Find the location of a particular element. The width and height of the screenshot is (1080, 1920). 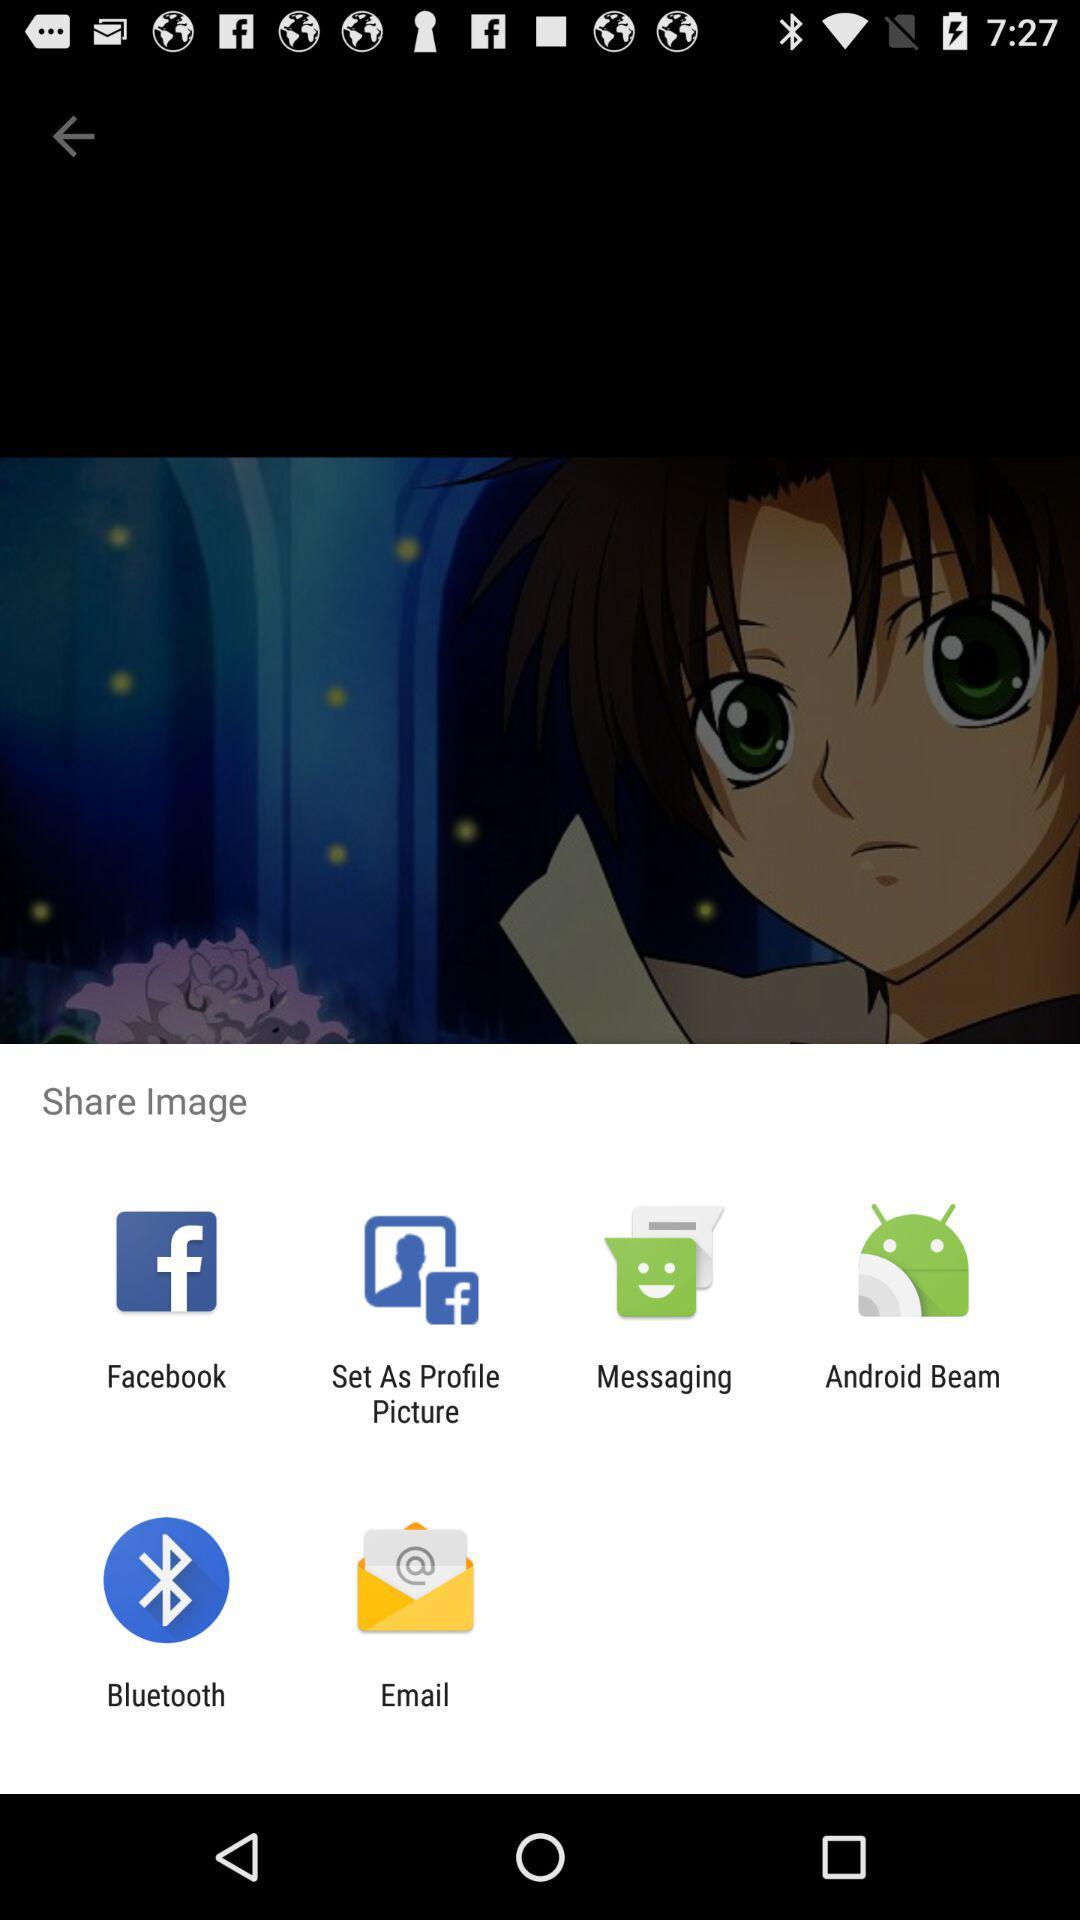

item to the right of the facebook is located at coordinates (414, 1392).